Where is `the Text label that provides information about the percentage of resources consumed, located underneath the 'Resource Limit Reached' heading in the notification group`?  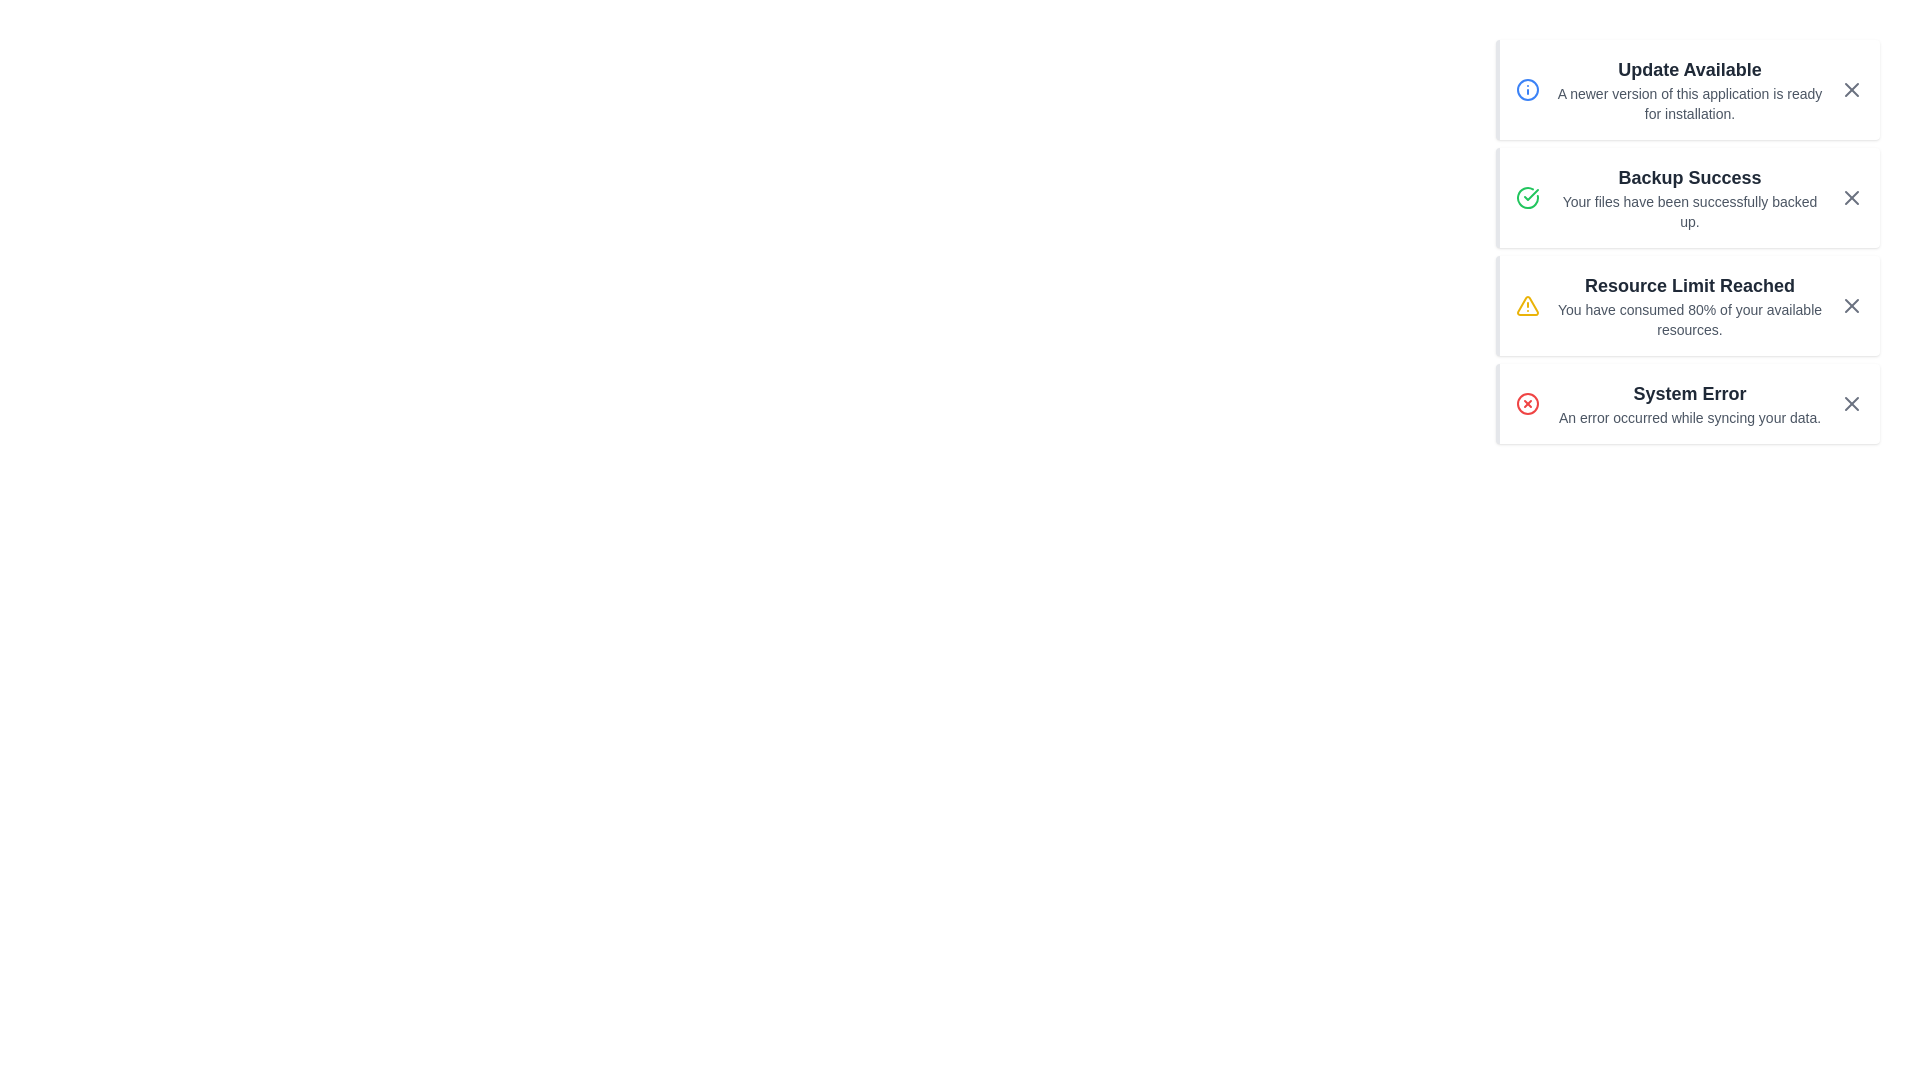
the Text label that provides information about the percentage of resources consumed, located underneath the 'Resource Limit Reached' heading in the notification group is located at coordinates (1688, 319).